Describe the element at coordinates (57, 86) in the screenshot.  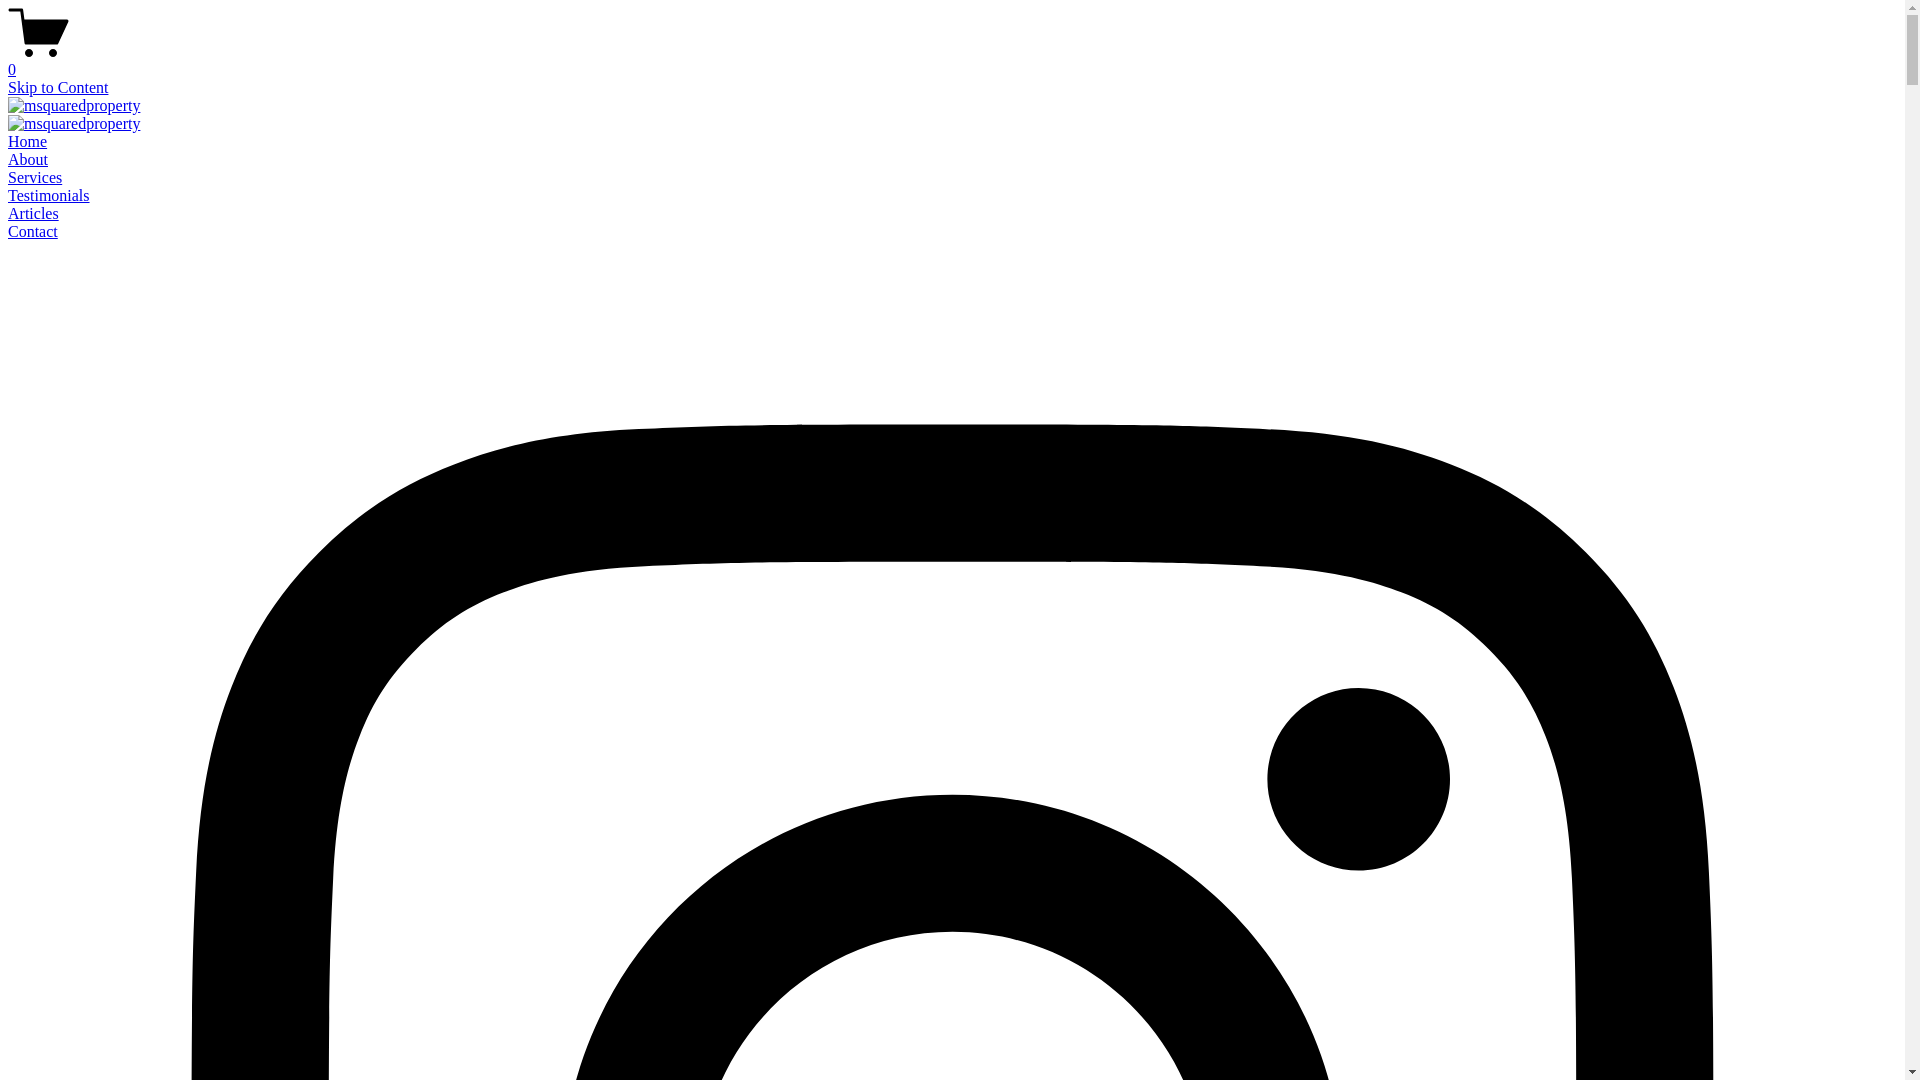
I see `'Skip to Content'` at that location.